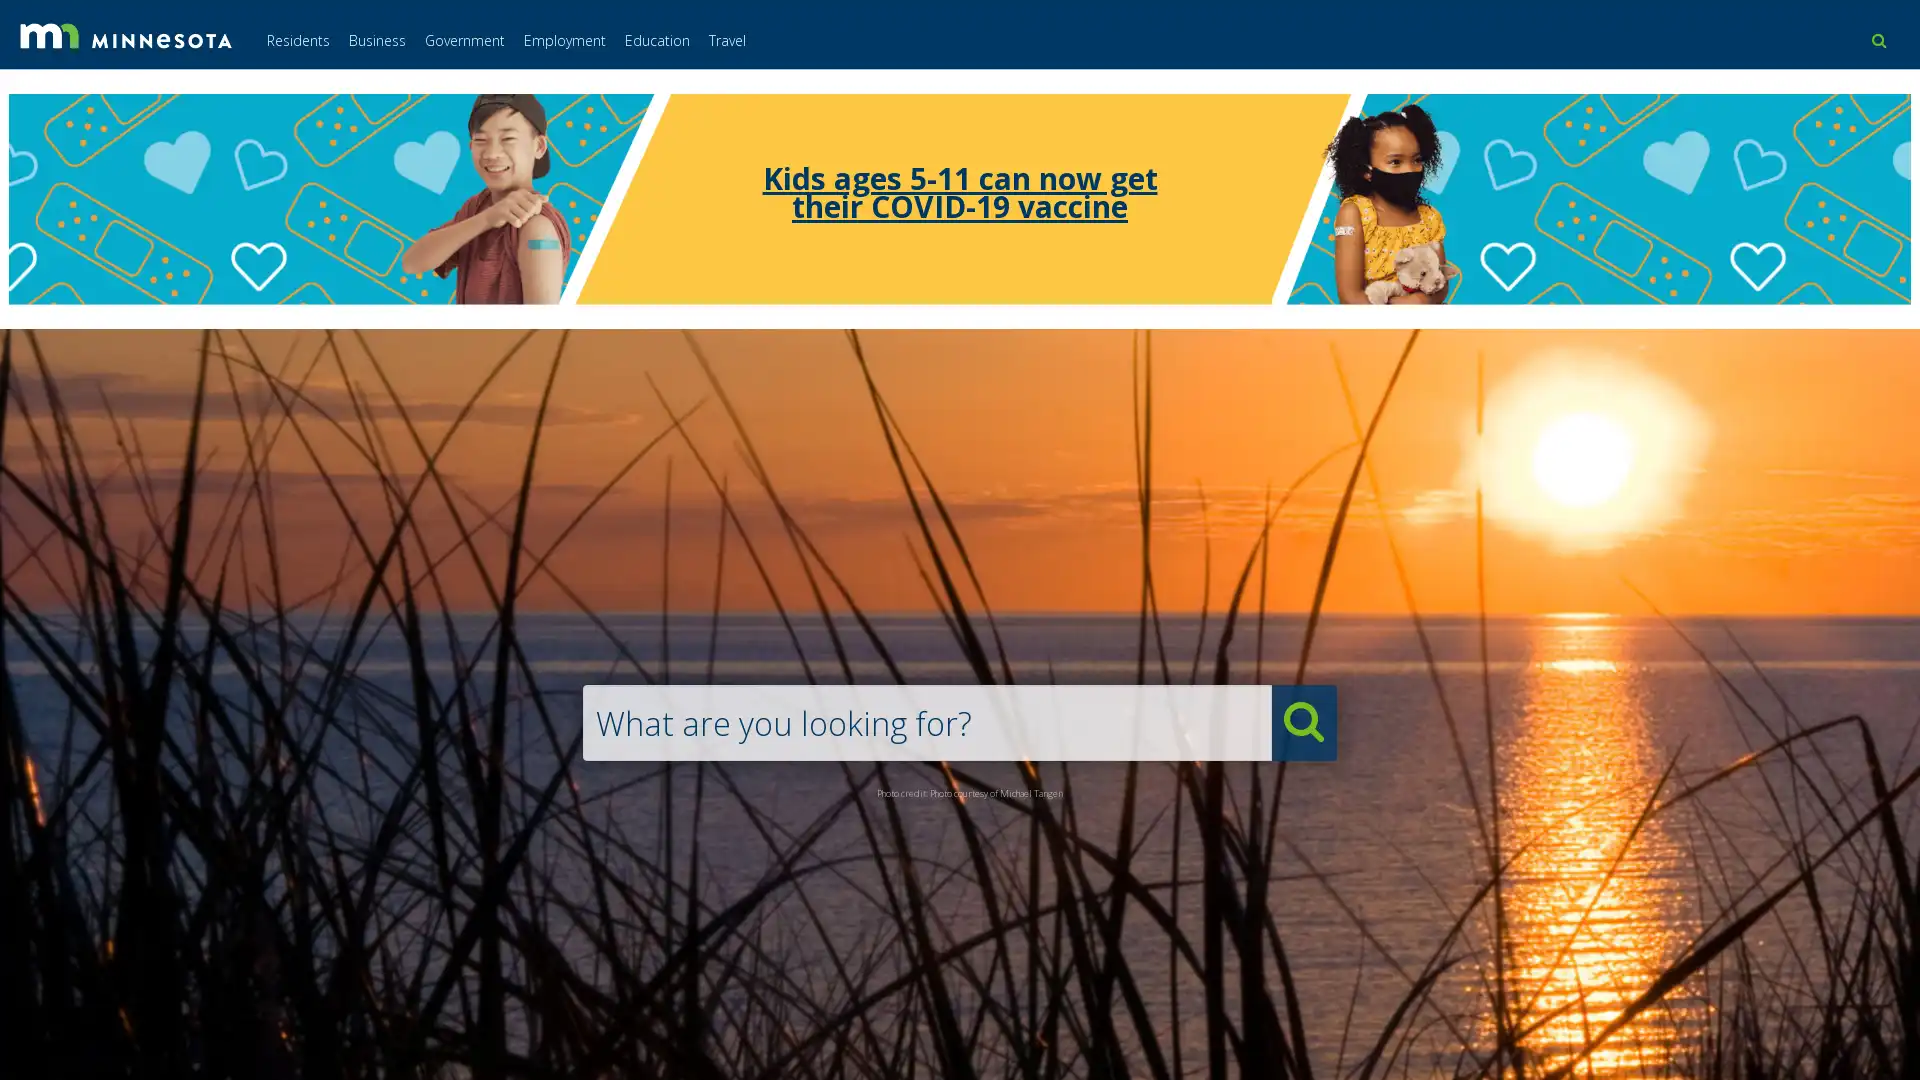 Image resolution: width=1920 pixels, height=1080 pixels. I want to click on use this button to toggle the search field, so click(1878, 39).